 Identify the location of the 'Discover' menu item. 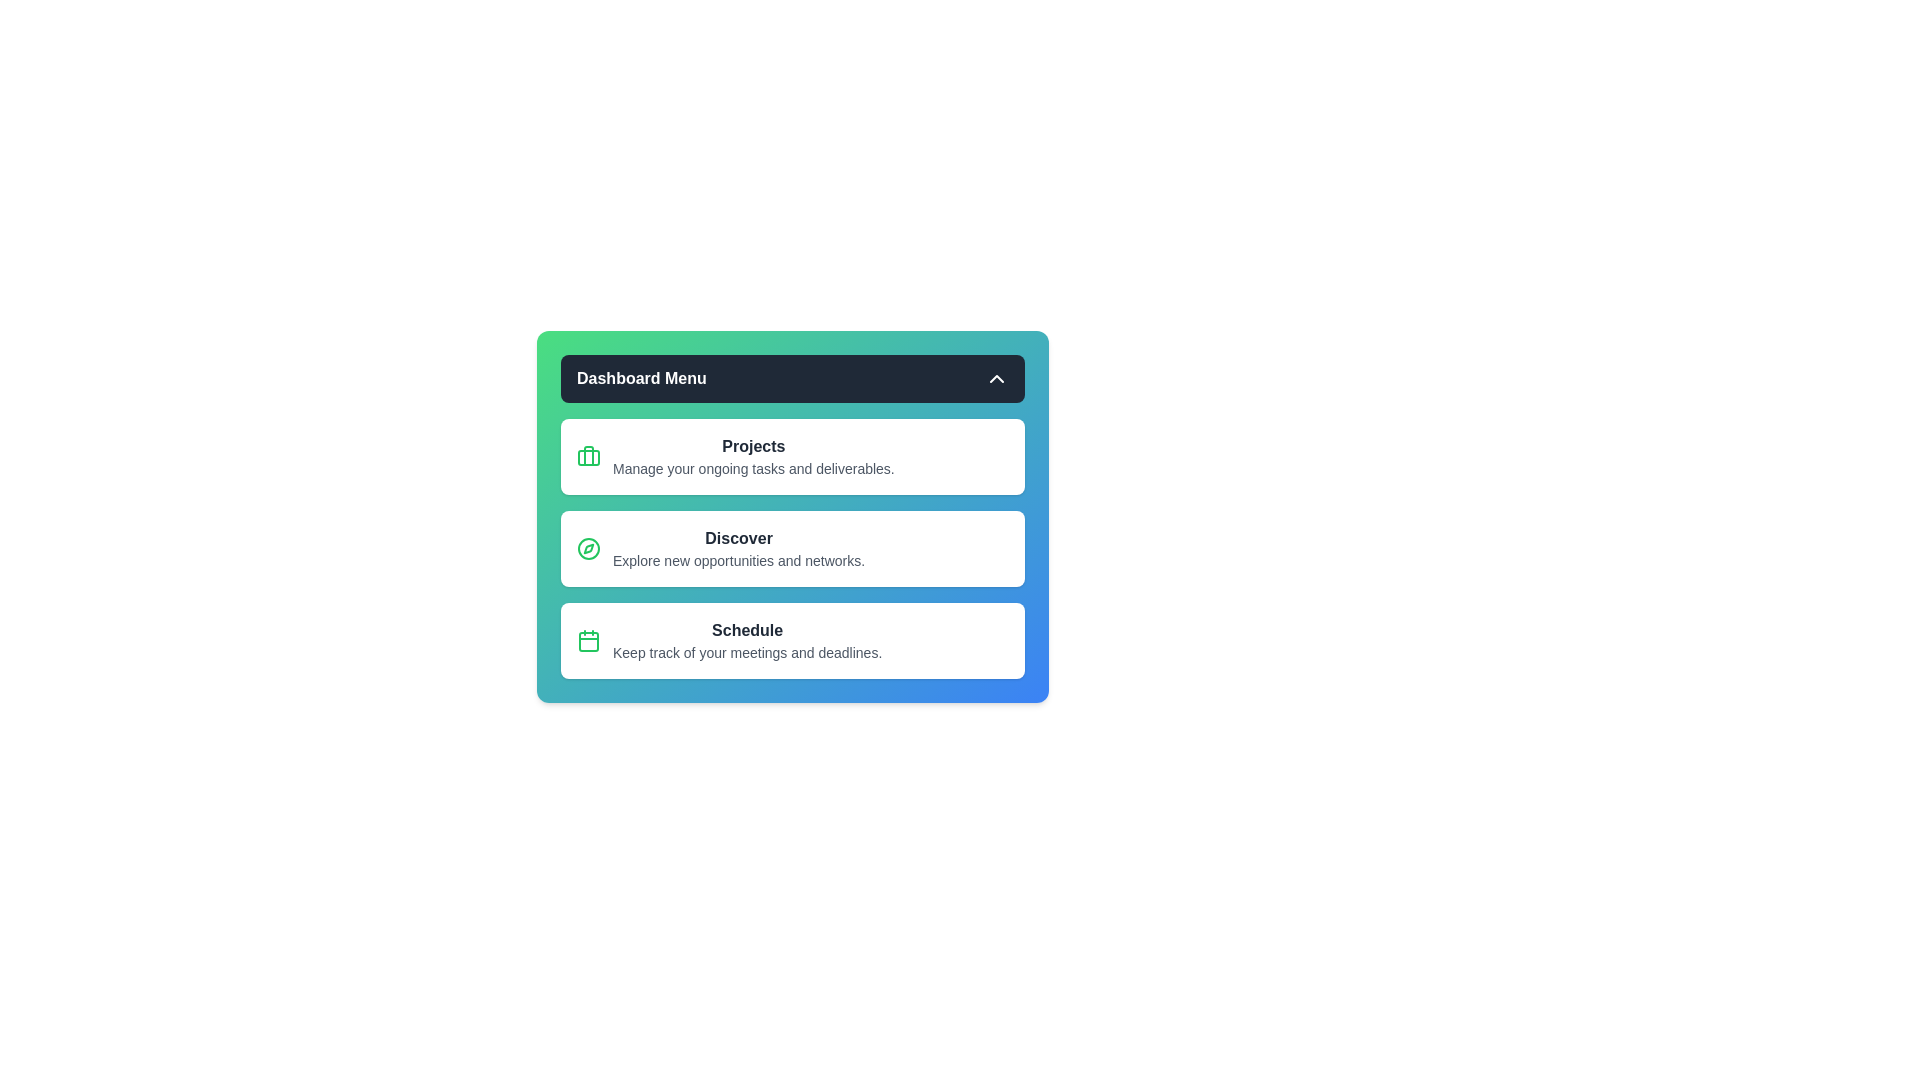
(791, 548).